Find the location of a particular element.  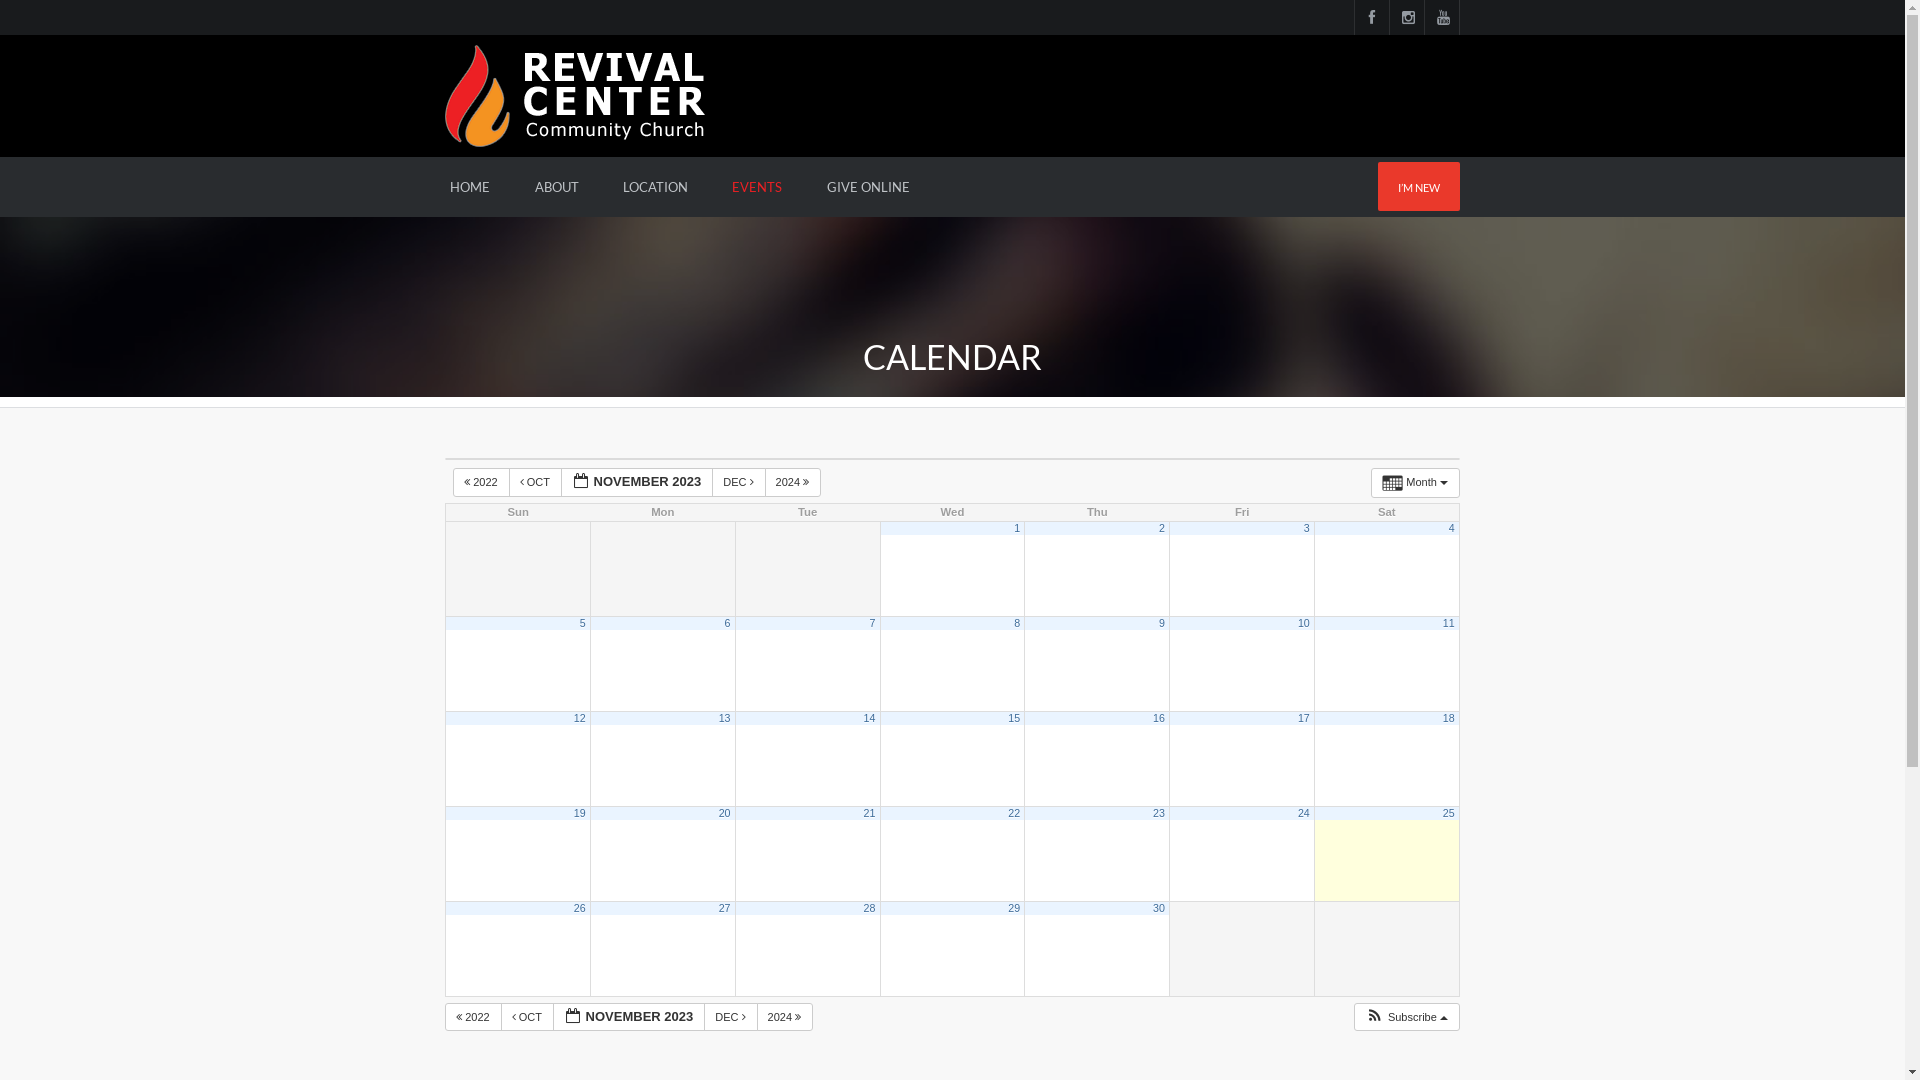

'13' is located at coordinates (723, 716).